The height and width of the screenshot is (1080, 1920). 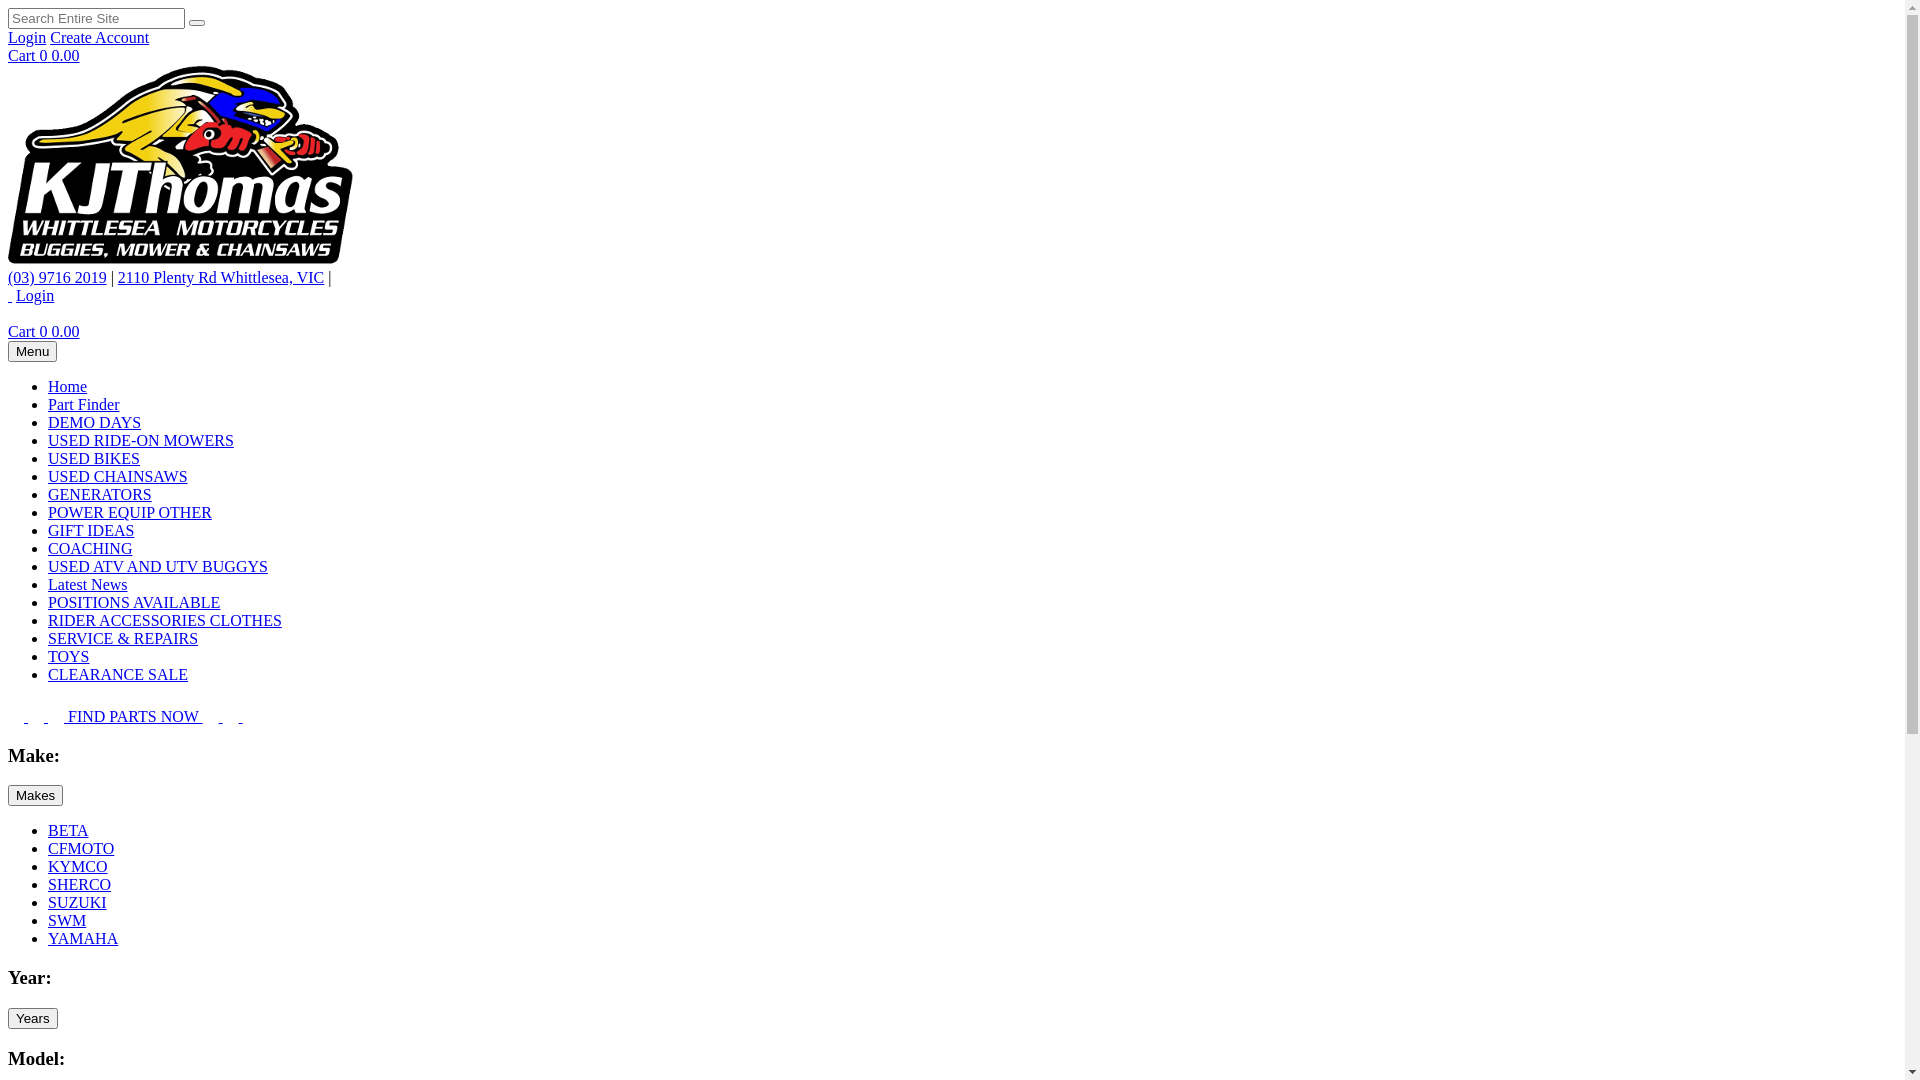 I want to click on 'Cart 0 0.00', so click(x=43, y=54).